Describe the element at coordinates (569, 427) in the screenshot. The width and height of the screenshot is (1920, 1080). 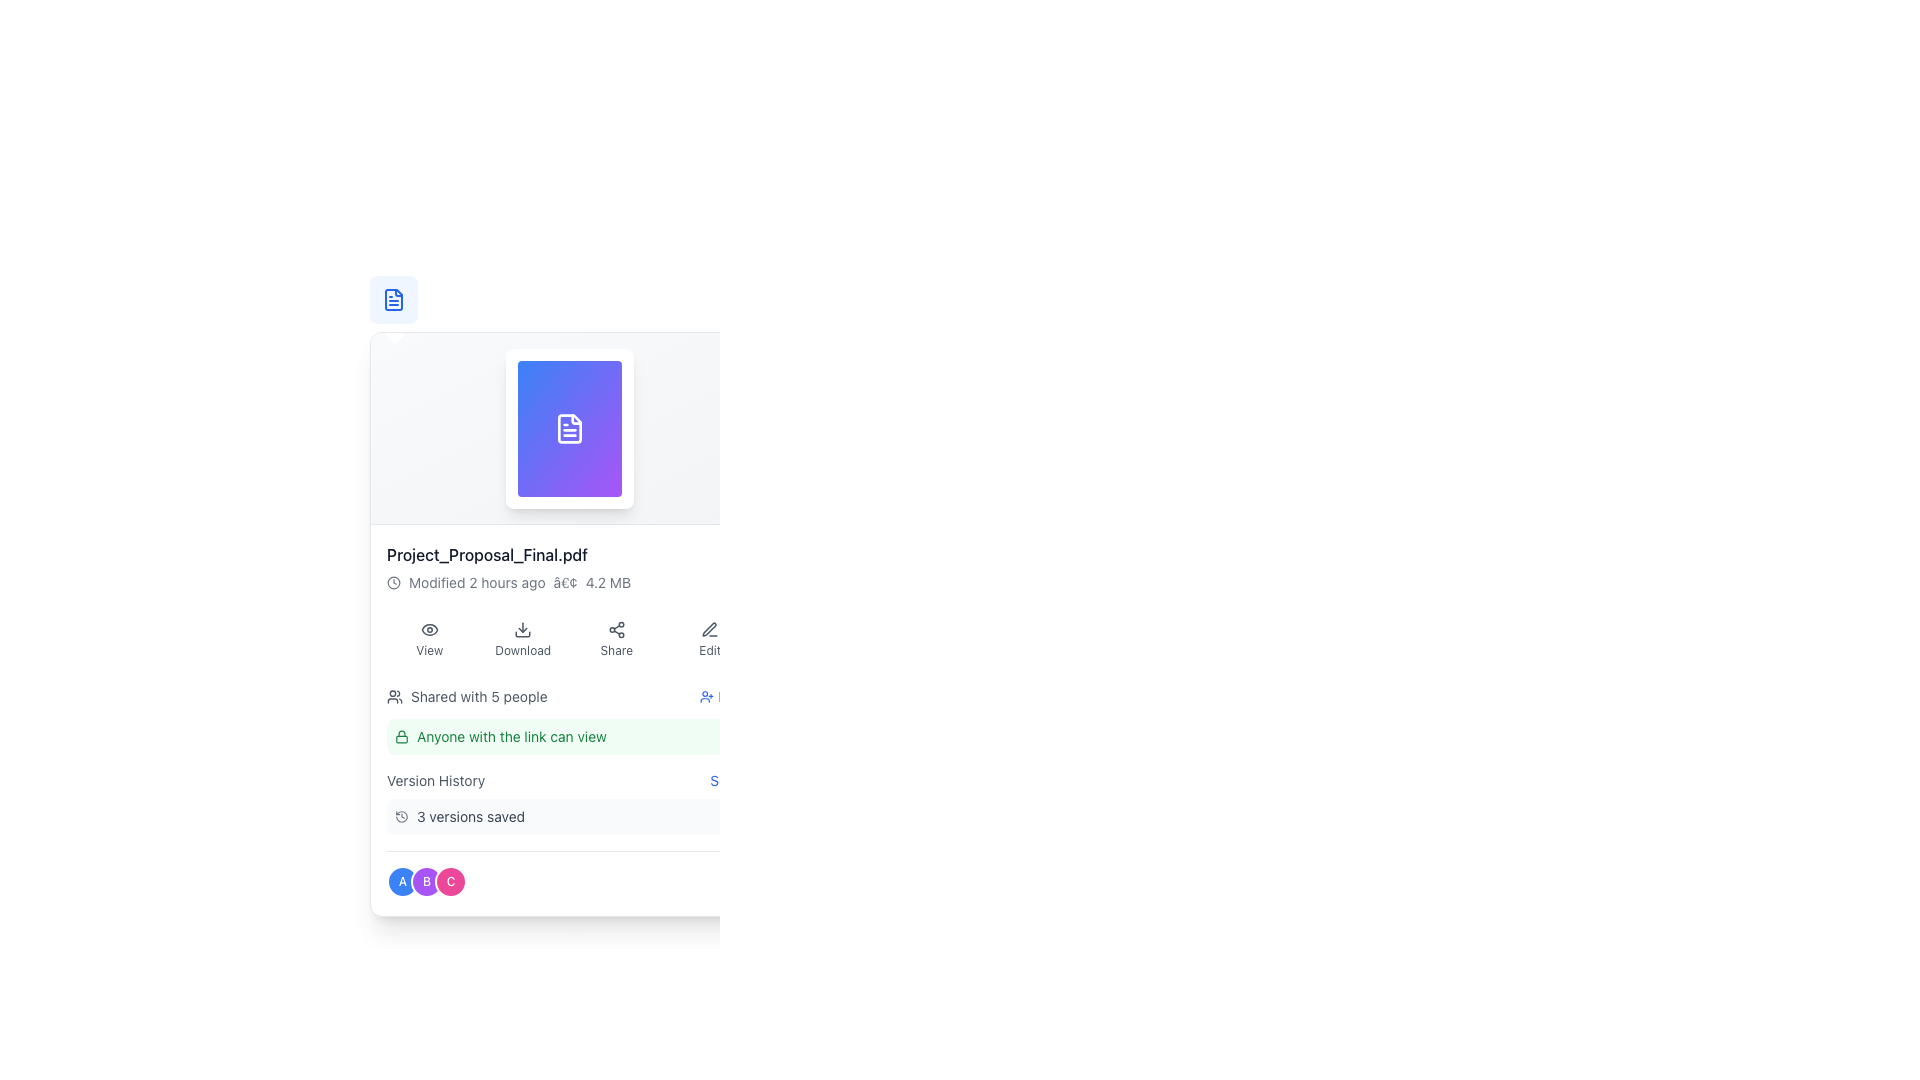
I see `the icon representing a file` at that location.